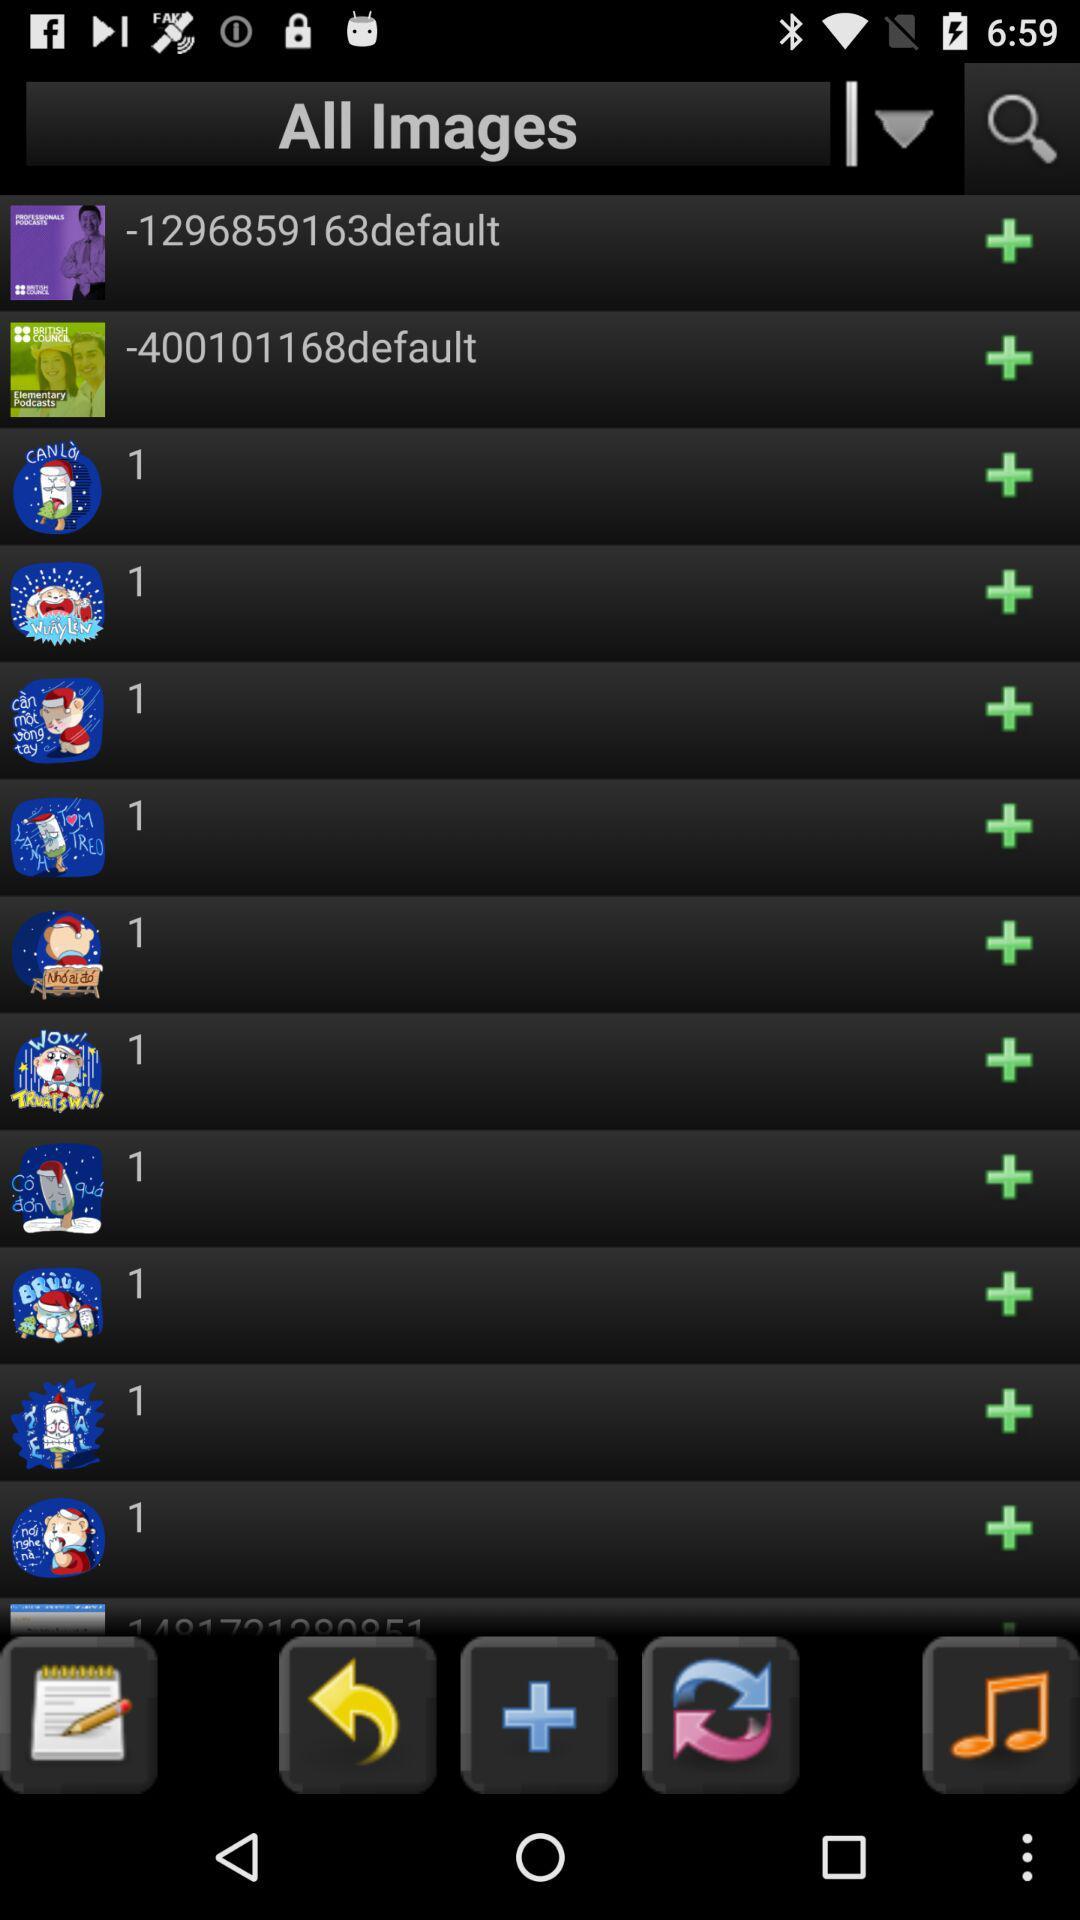  I want to click on the reply icon, so click(356, 1835).